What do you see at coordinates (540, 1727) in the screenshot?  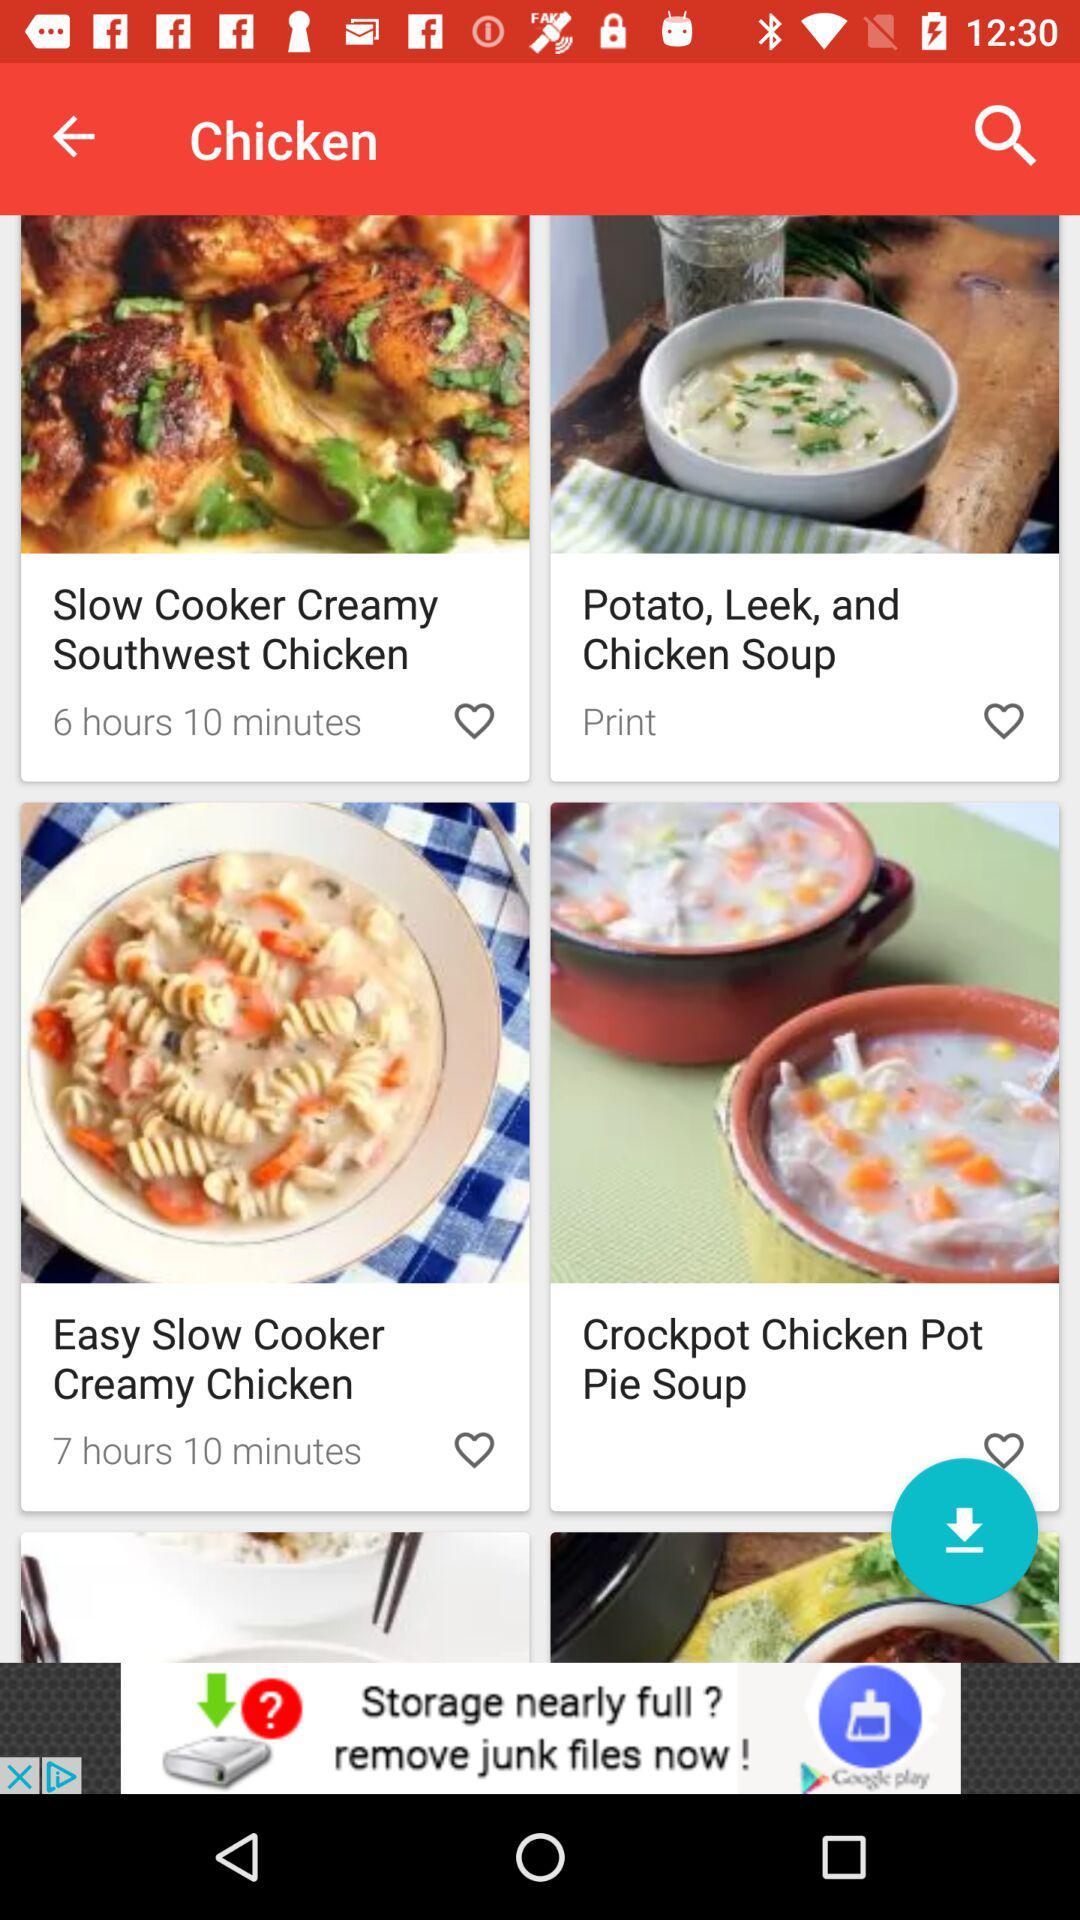 I see `advertisement` at bounding box center [540, 1727].